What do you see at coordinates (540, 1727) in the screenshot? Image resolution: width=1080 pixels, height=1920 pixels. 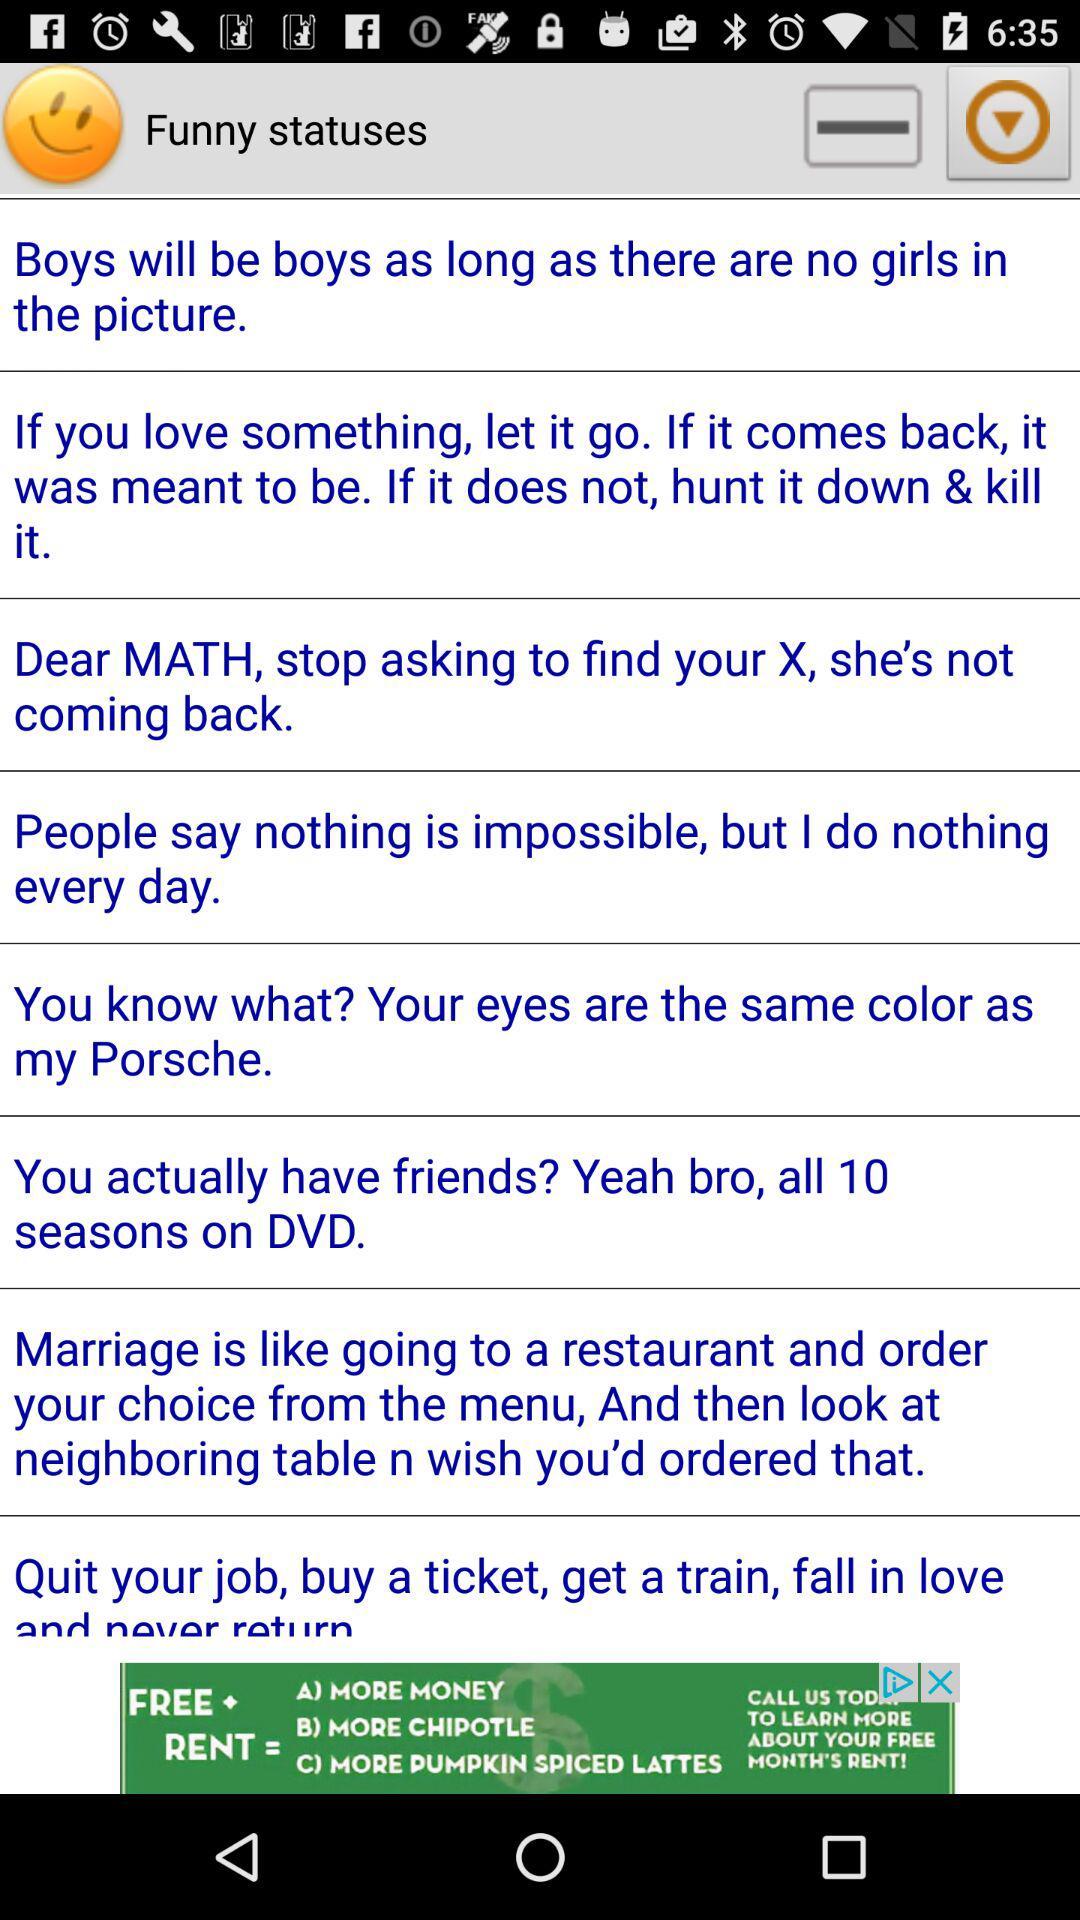 I see `open advertisements` at bounding box center [540, 1727].